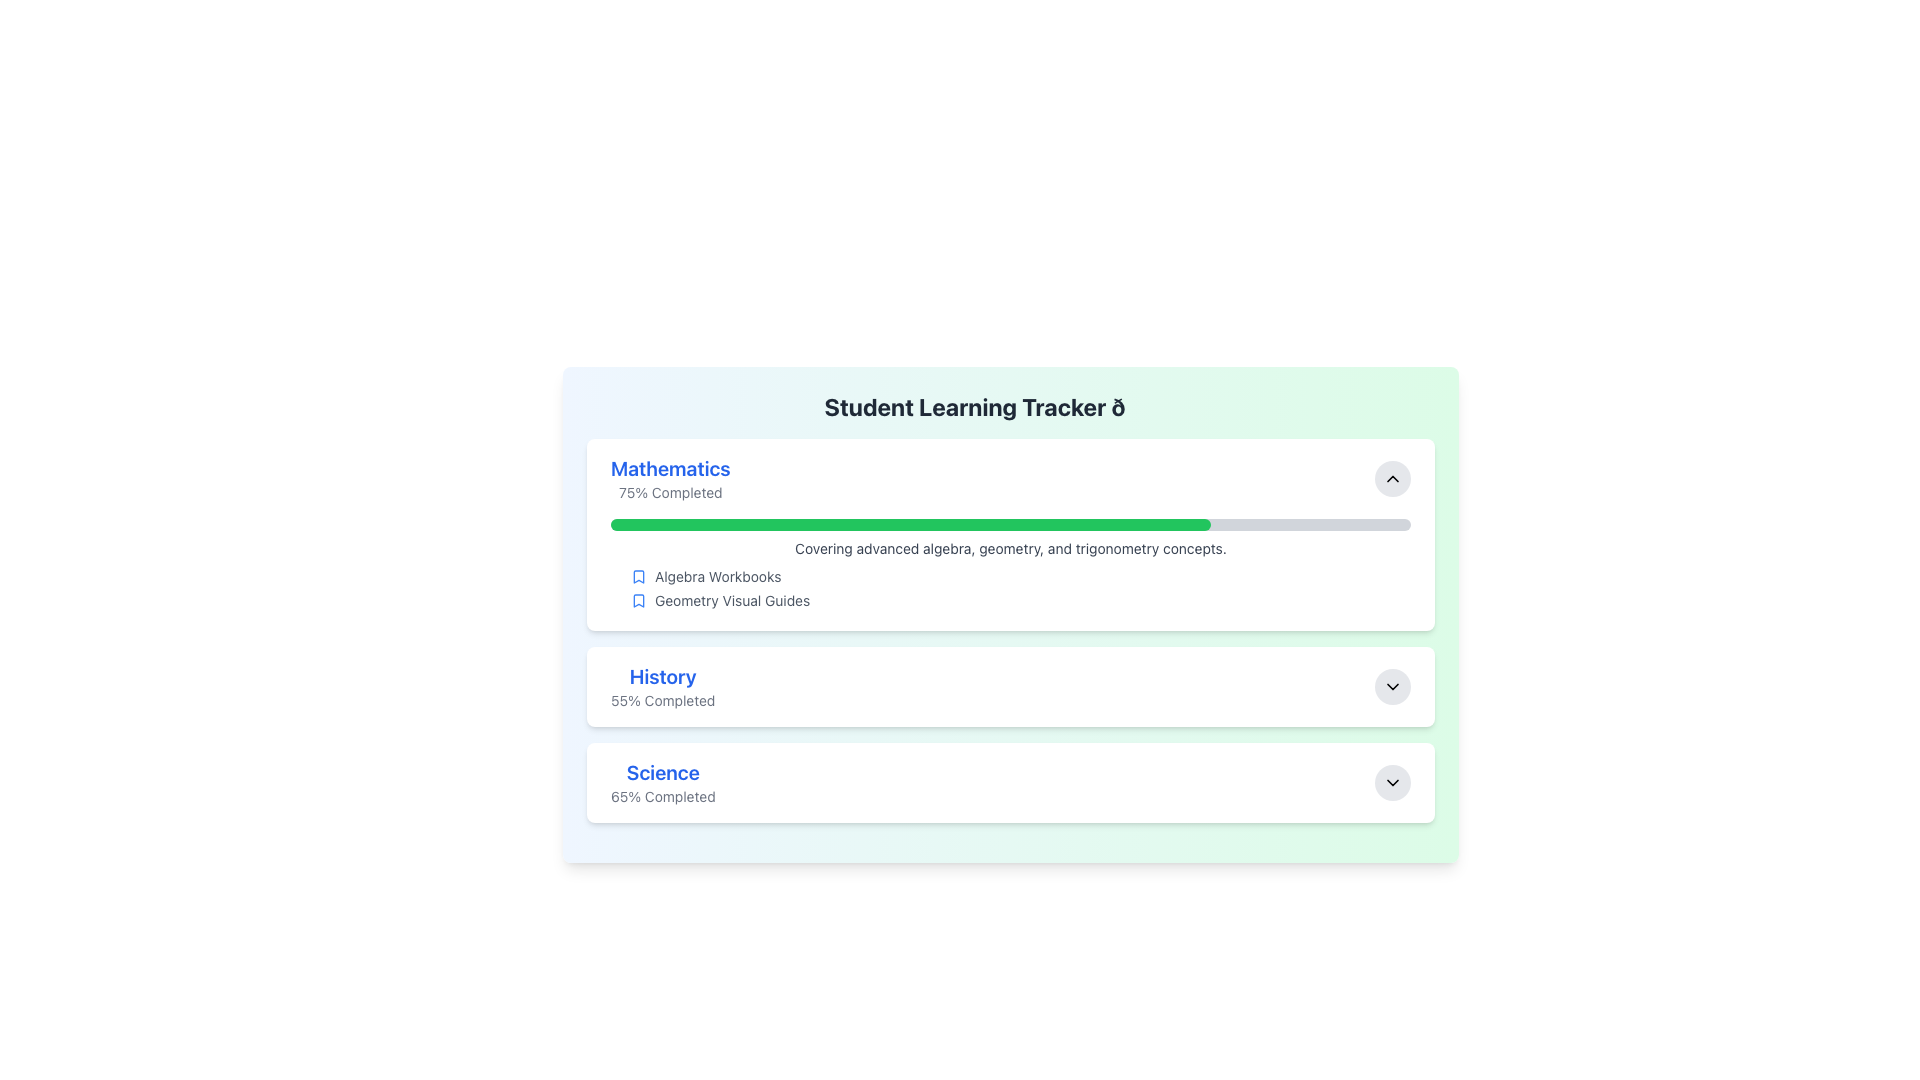  Describe the element at coordinates (1011, 523) in the screenshot. I see `Progress bar located in the Mathematics section of the Student Learning Tracker interface, which is styled with rounded edges and currently shows 75% completion` at that location.